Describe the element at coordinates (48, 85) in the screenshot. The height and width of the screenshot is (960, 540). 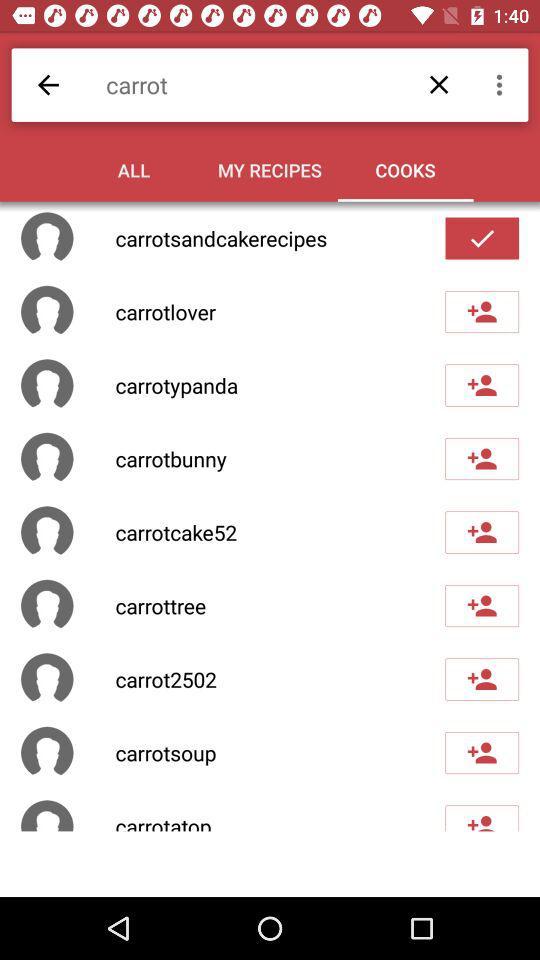
I see `the item next to the carrot icon` at that location.